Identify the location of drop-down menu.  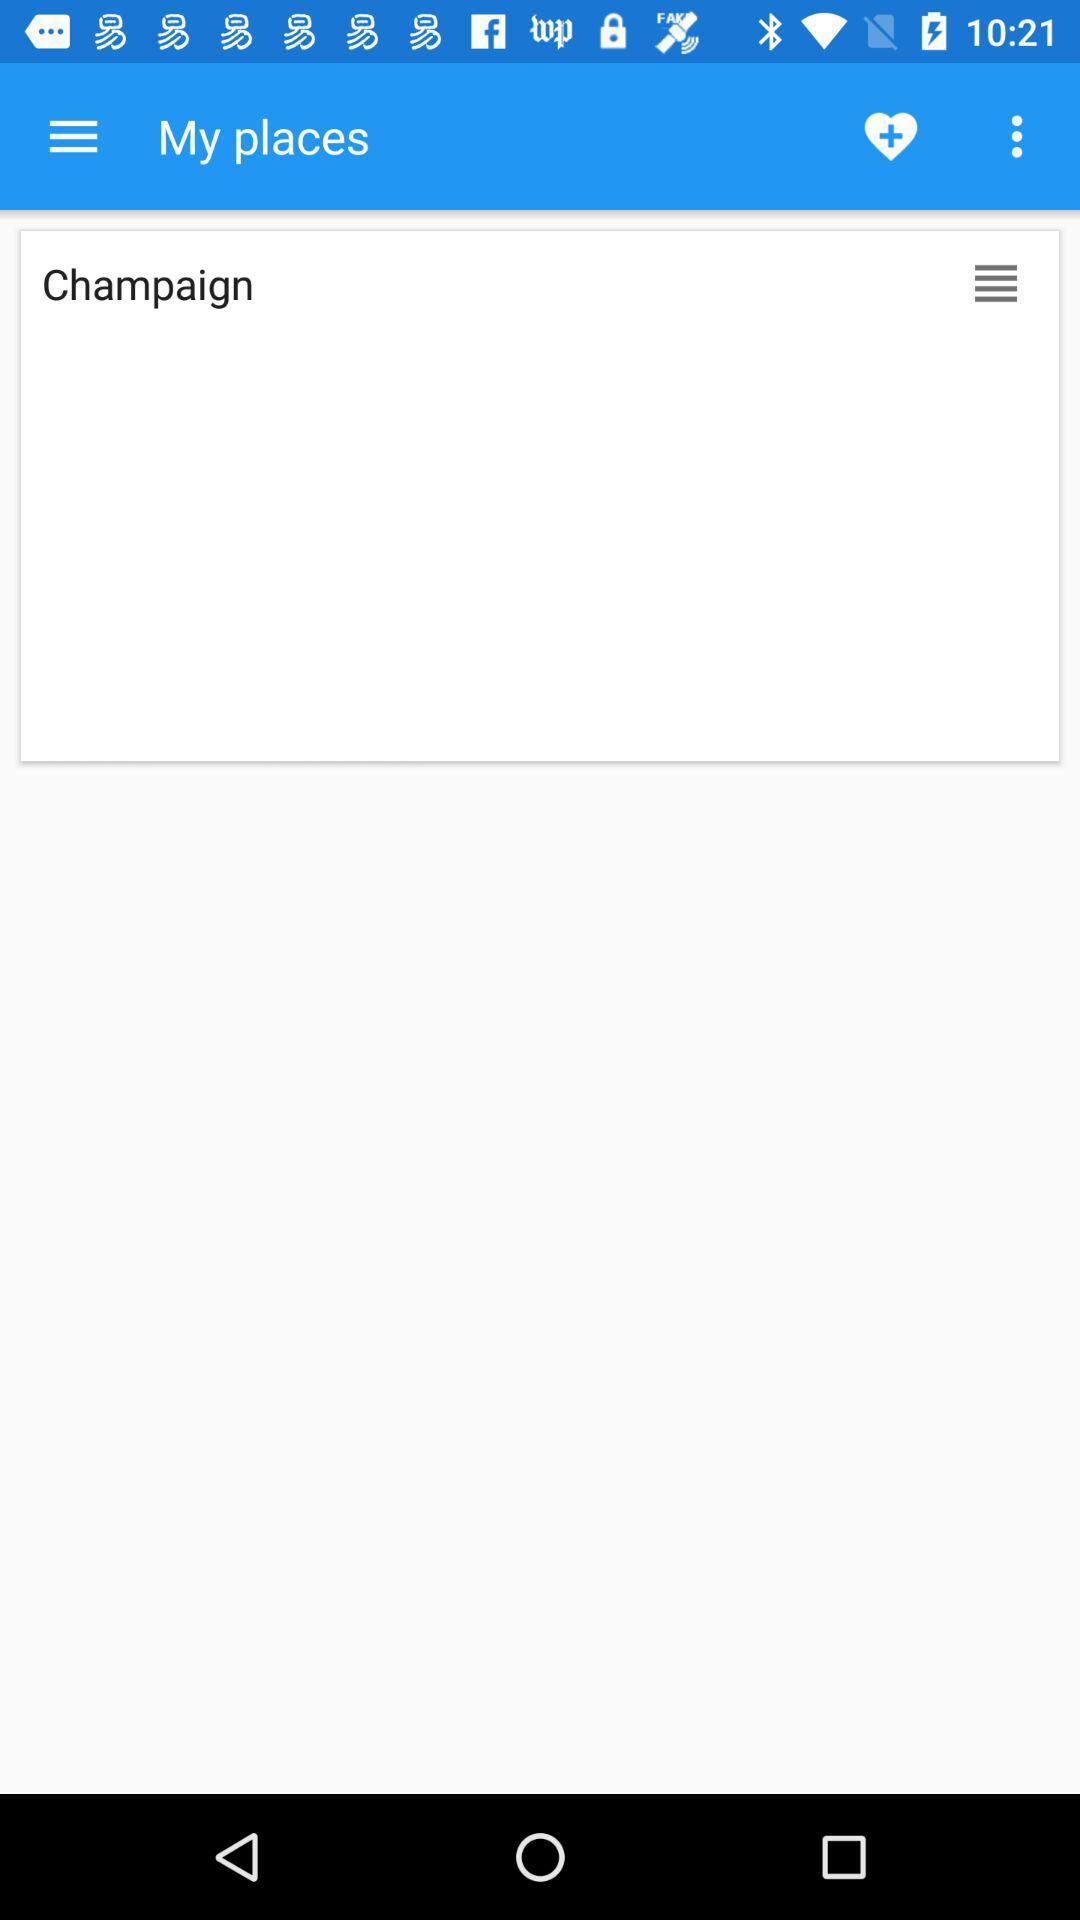
(72, 135).